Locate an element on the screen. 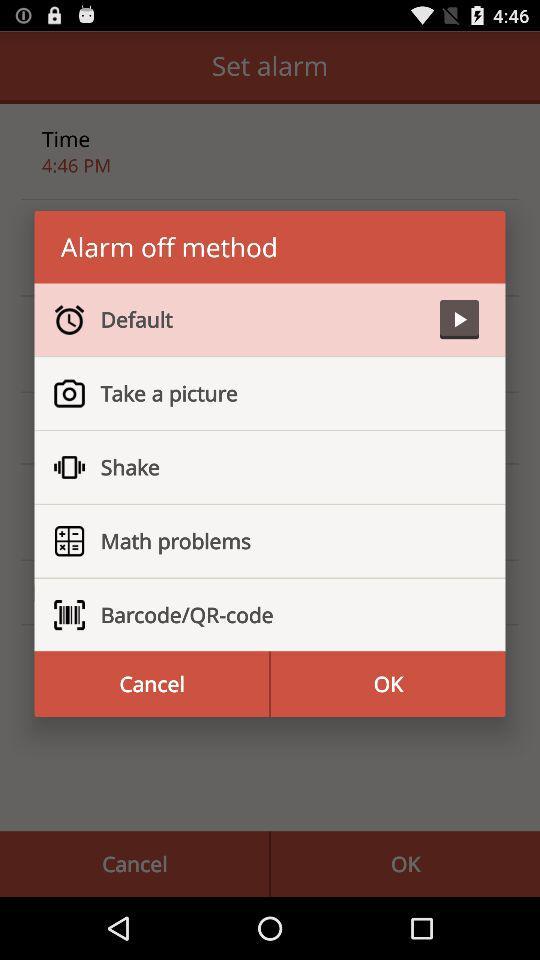  default alarm sound is located at coordinates (459, 319).